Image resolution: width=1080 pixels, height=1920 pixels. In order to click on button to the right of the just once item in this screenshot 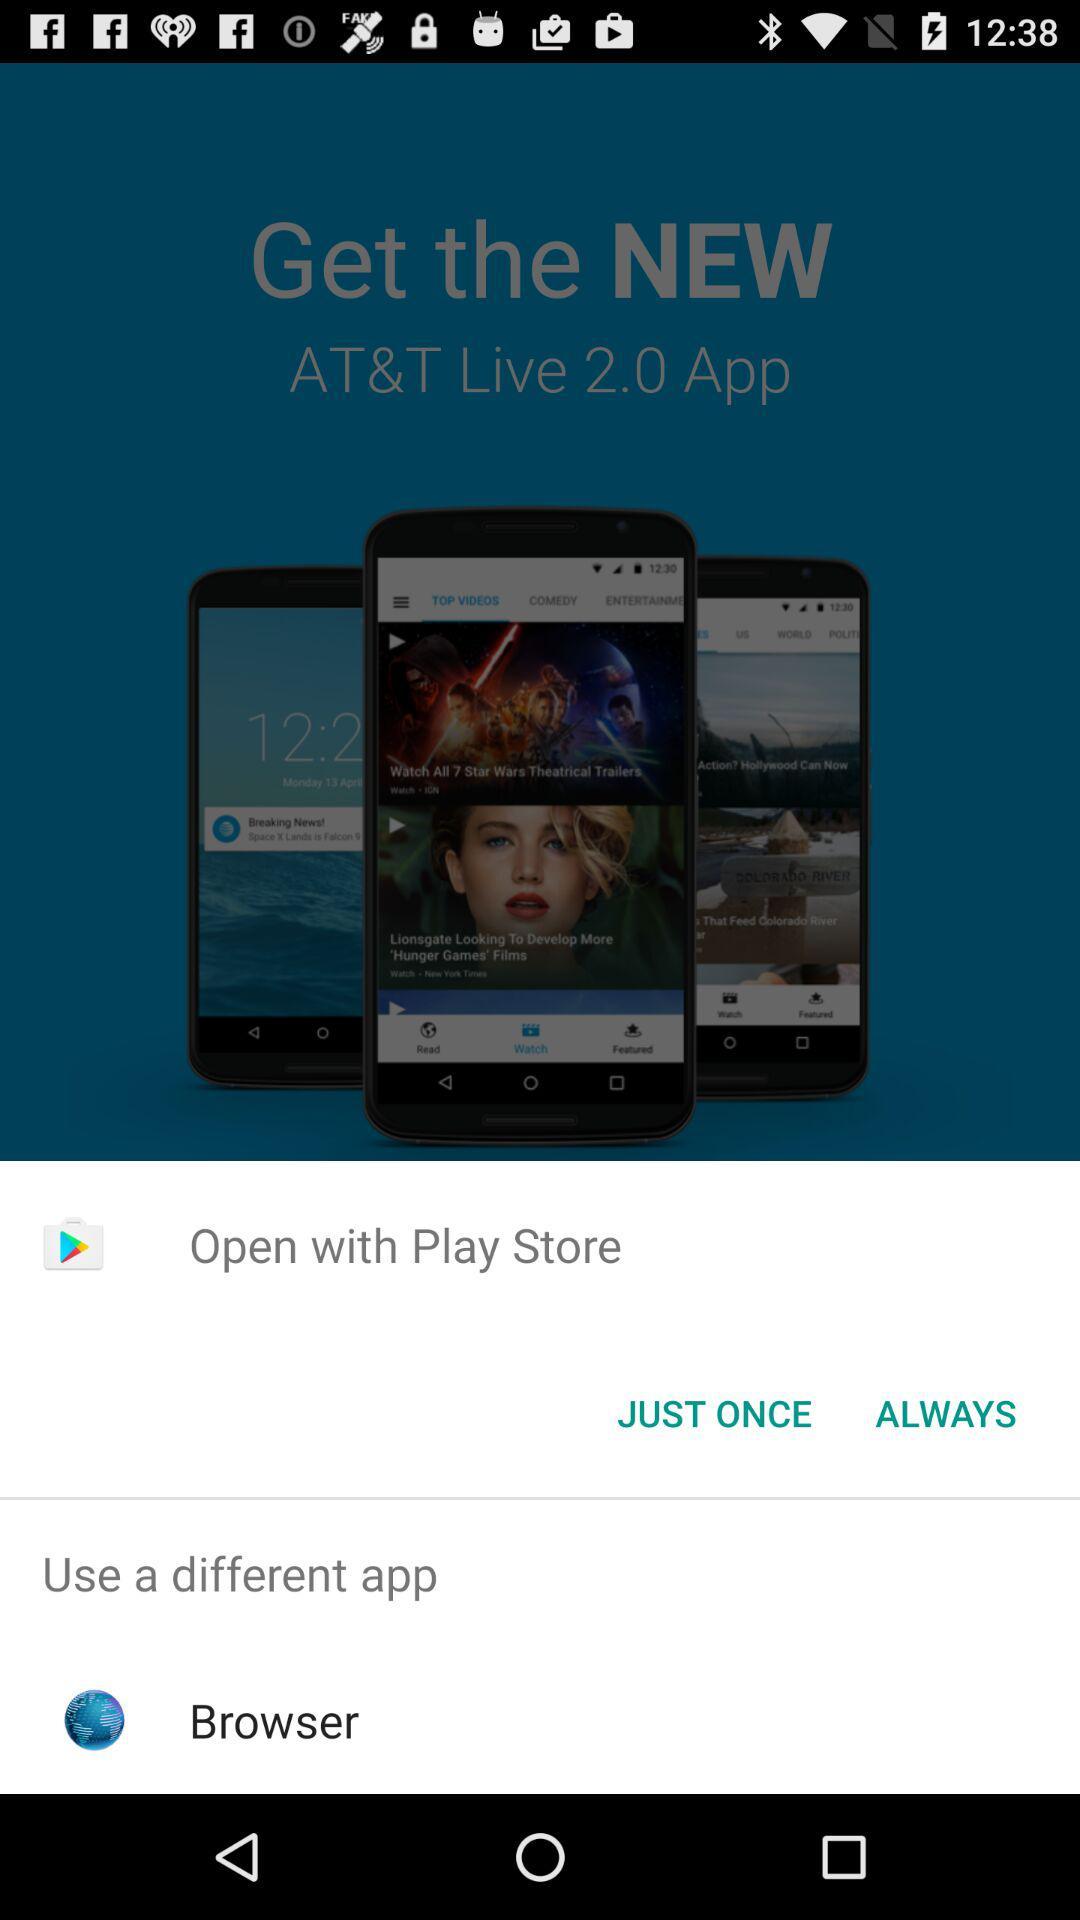, I will do `click(945, 1411)`.